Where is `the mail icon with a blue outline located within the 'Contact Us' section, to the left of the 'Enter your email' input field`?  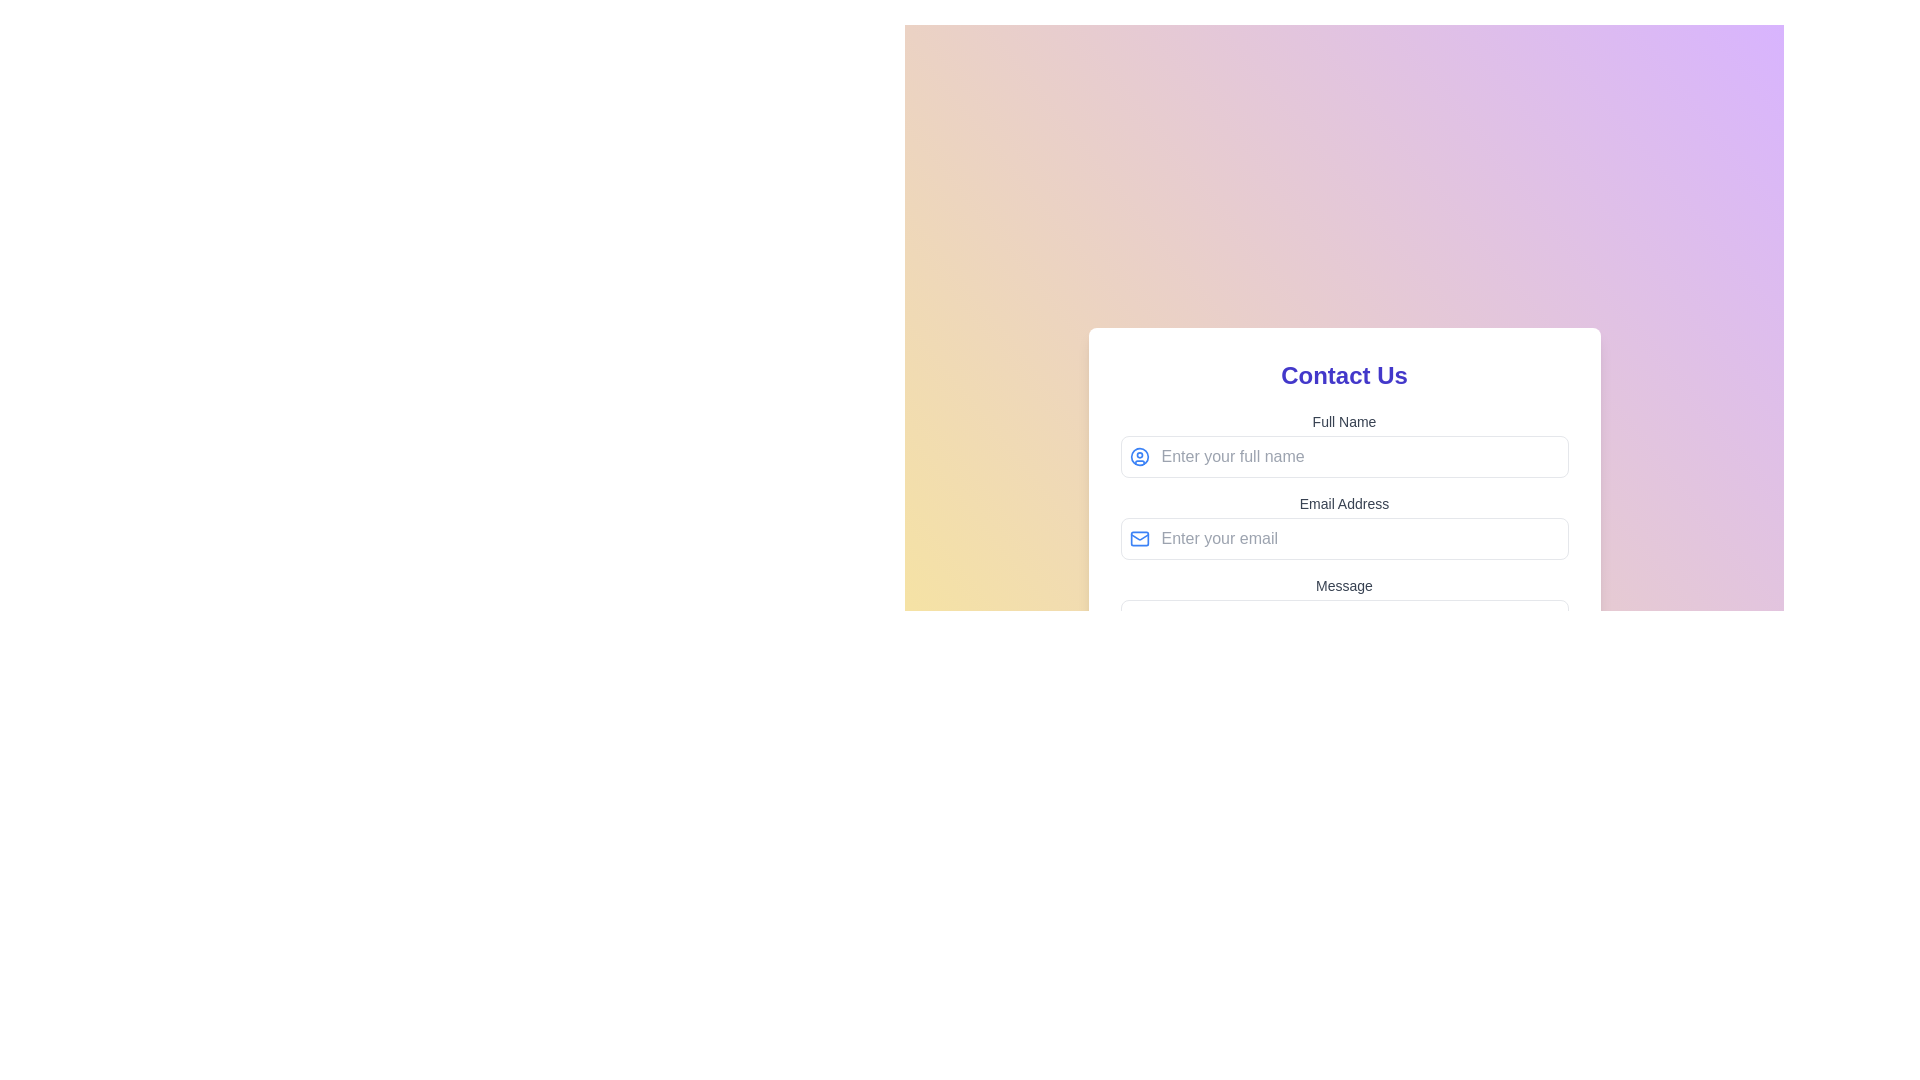
the mail icon with a blue outline located within the 'Contact Us' section, to the left of the 'Enter your email' input field is located at coordinates (1139, 538).